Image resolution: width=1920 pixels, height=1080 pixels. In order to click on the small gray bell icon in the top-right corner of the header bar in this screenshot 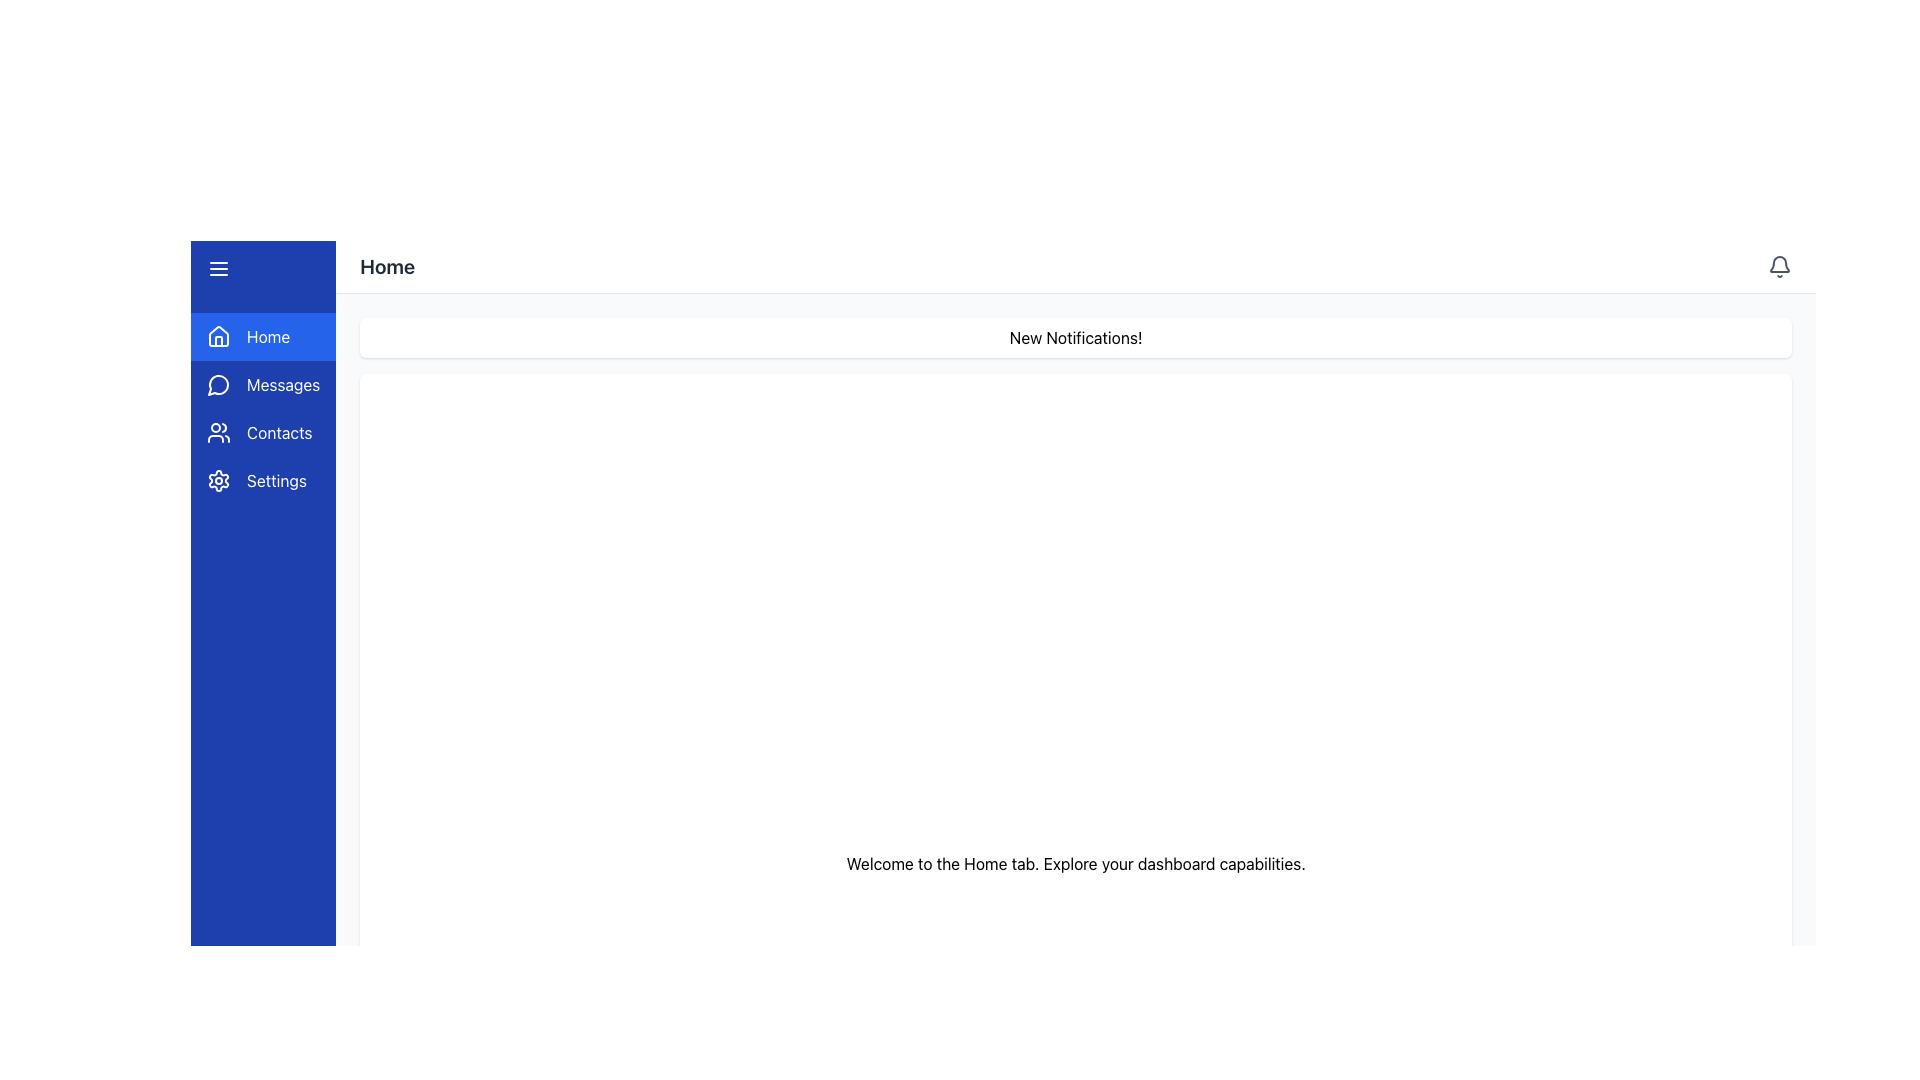, I will do `click(1780, 265)`.